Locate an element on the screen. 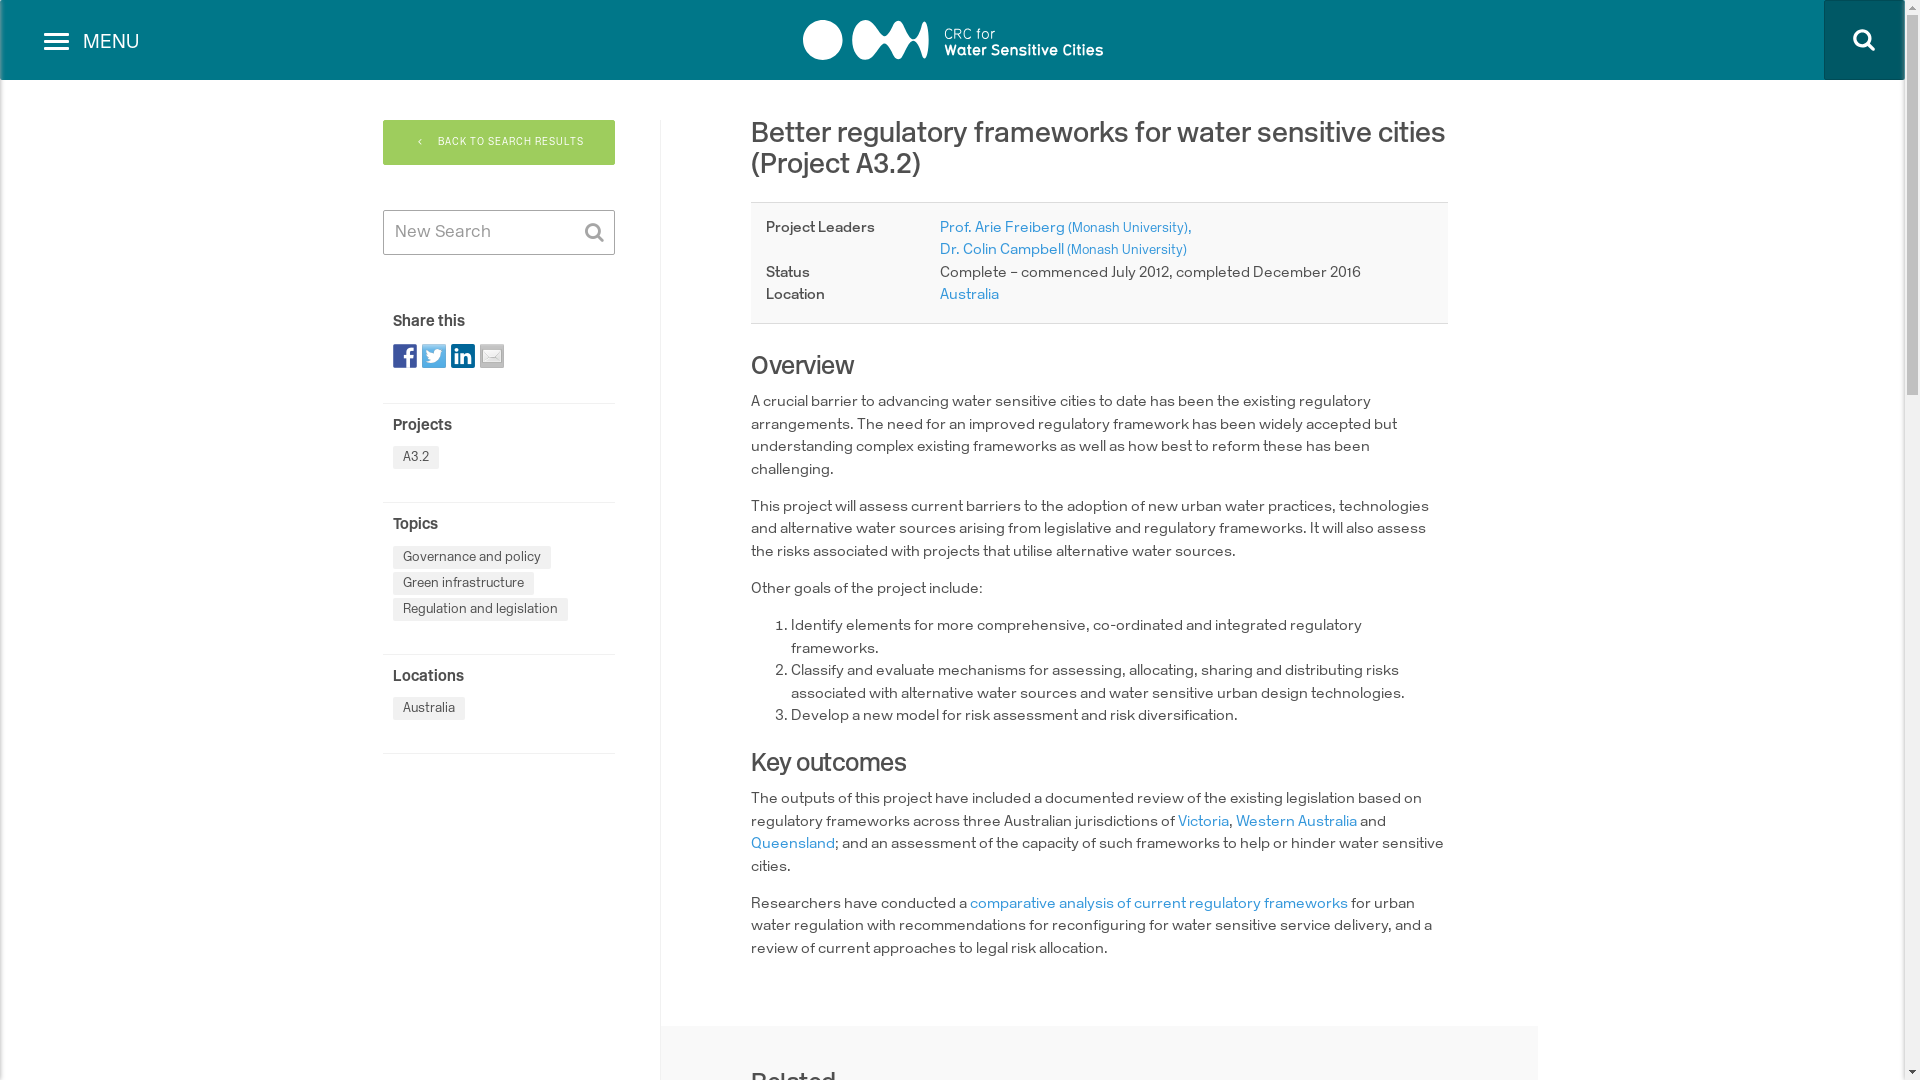  'BACK TO SEARCH RESULTS' is located at coordinates (498, 141).